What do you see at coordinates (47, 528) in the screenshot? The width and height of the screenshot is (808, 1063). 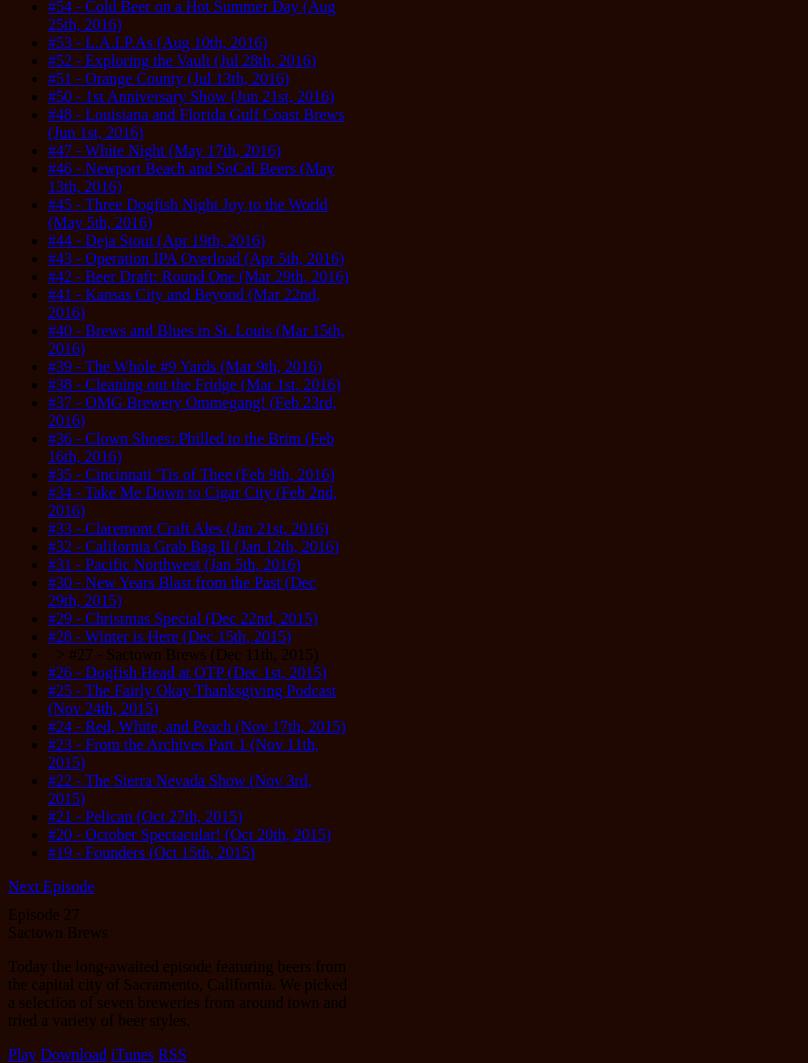 I see `'#33 - Claremont Craft Ales (Jan 21st, 2016)'` at bounding box center [47, 528].